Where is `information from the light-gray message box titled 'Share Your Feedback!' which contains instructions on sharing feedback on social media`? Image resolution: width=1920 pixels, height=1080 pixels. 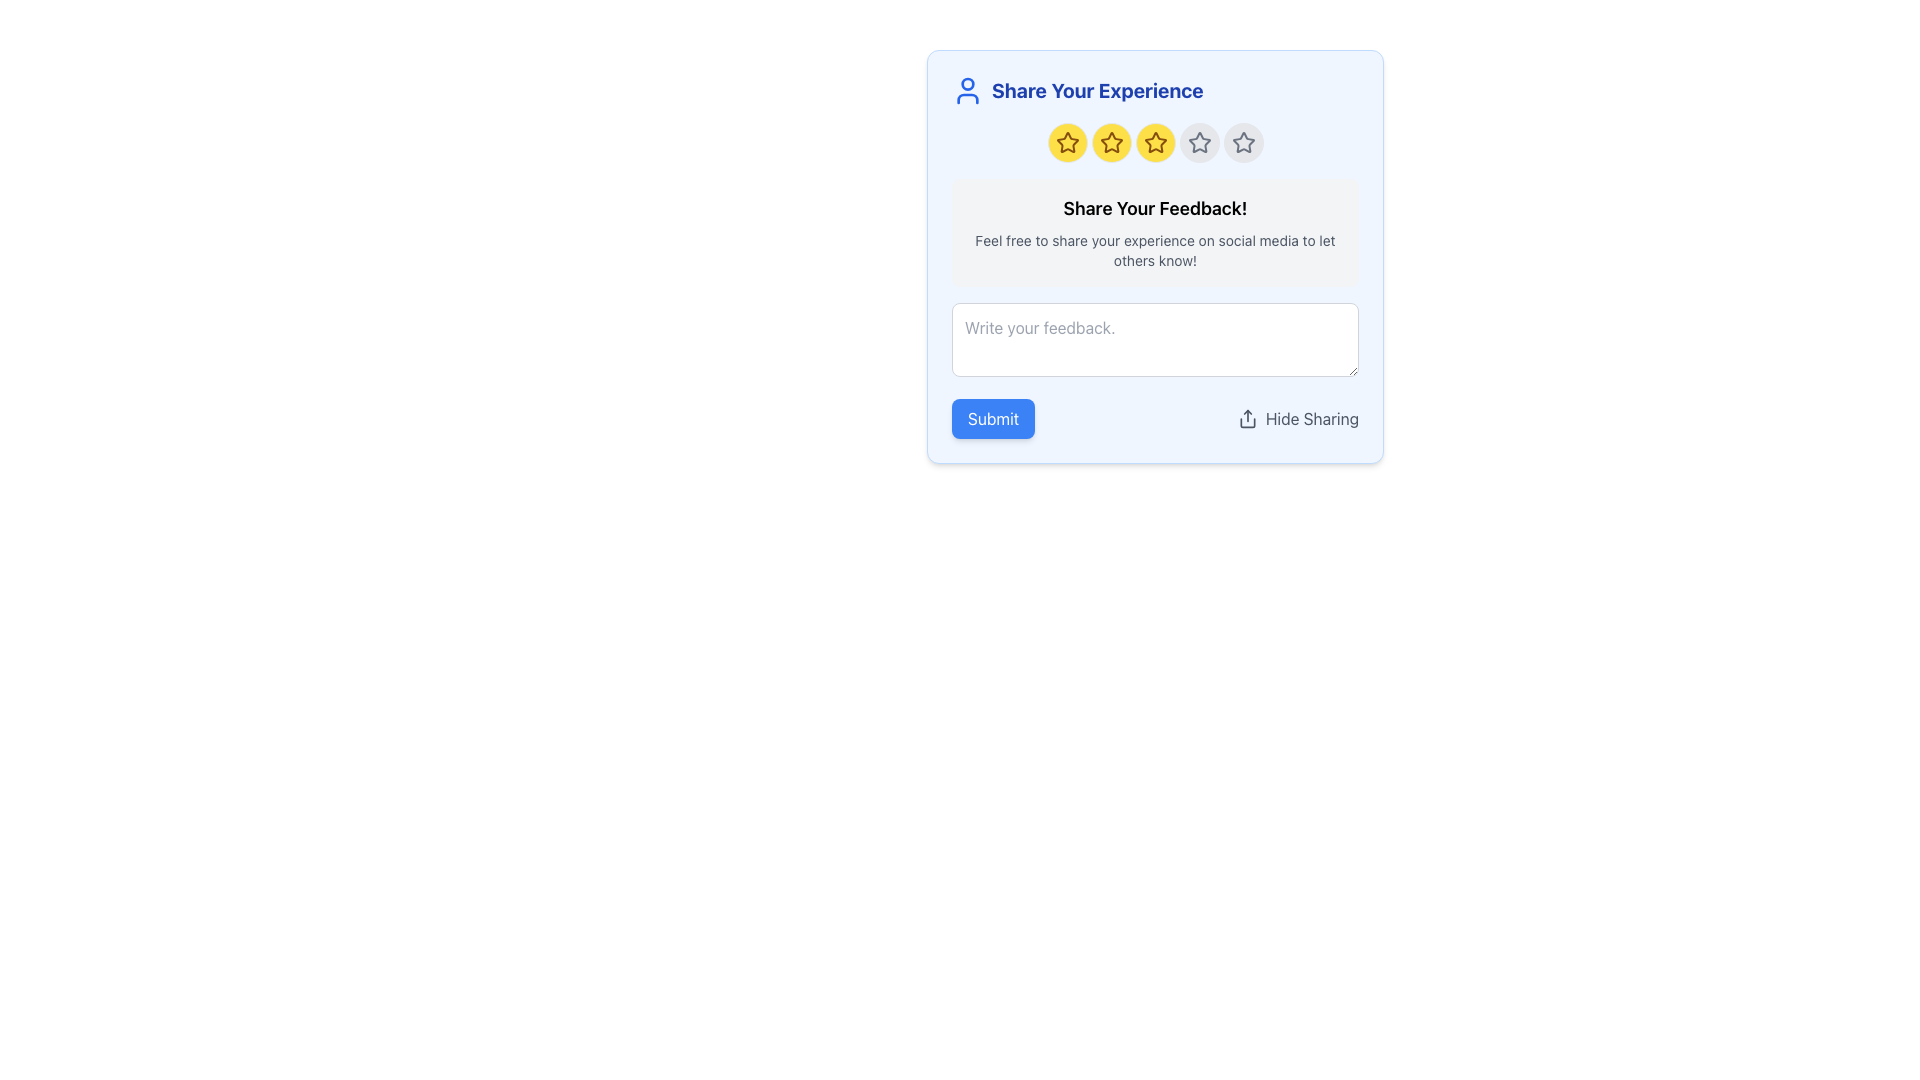
information from the light-gray message box titled 'Share Your Feedback!' which contains instructions on sharing feedback on social media is located at coordinates (1155, 231).